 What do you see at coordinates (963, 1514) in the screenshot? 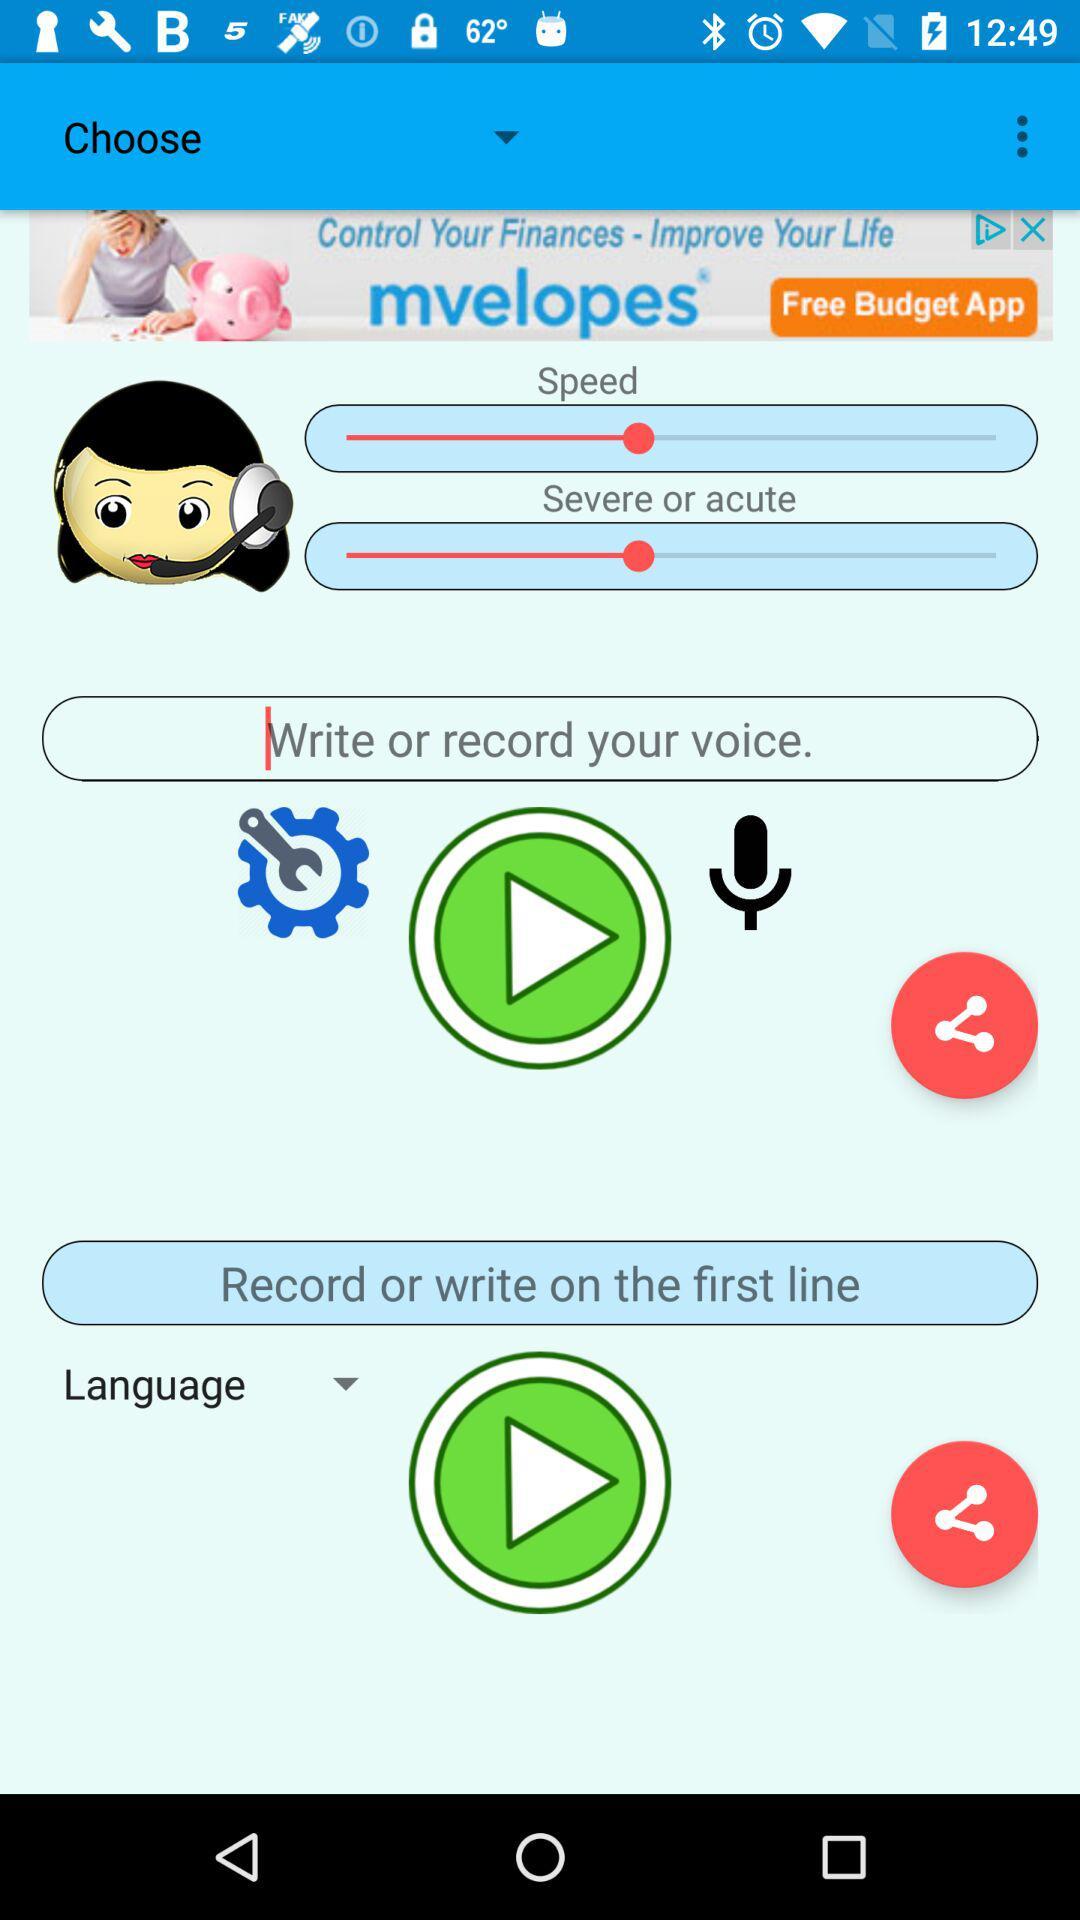
I see `share recording` at bounding box center [963, 1514].